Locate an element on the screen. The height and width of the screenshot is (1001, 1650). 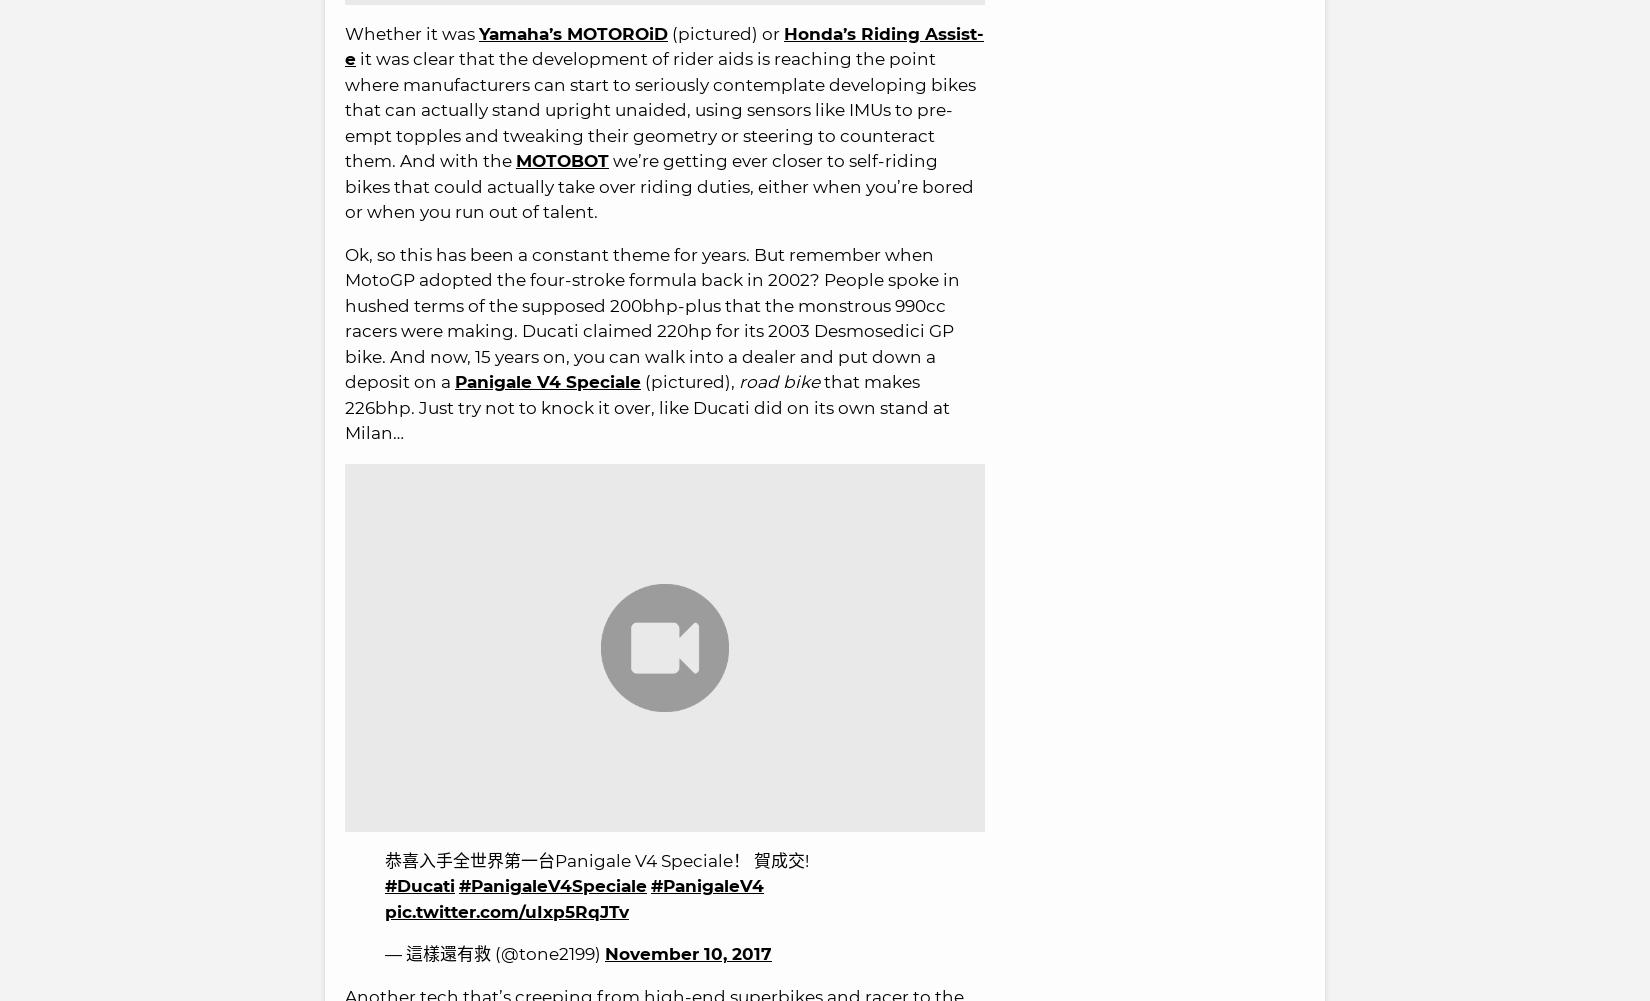
'we’re getting ever closer to self-riding bikes that could actually take over riding duties, either when you’re bored or when you run out of talent.' is located at coordinates (658, 186).